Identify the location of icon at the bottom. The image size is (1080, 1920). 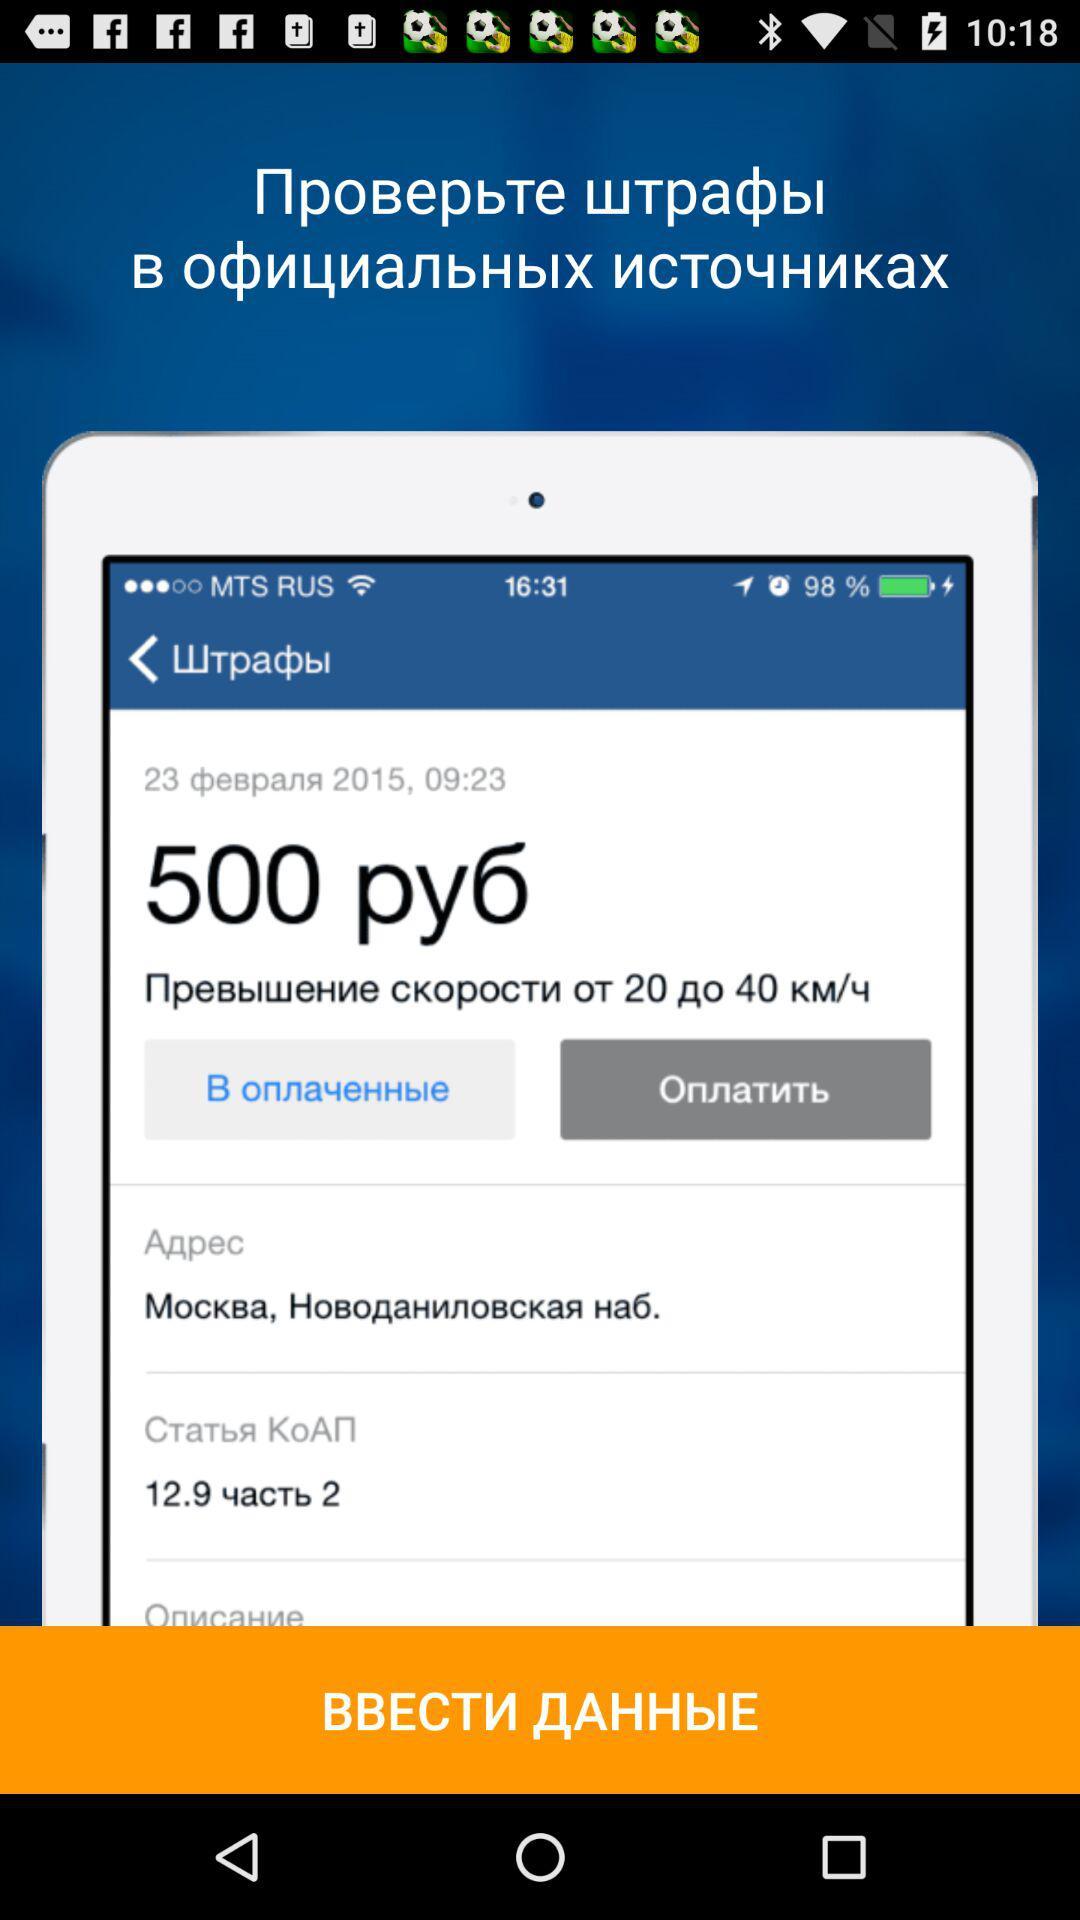
(540, 1708).